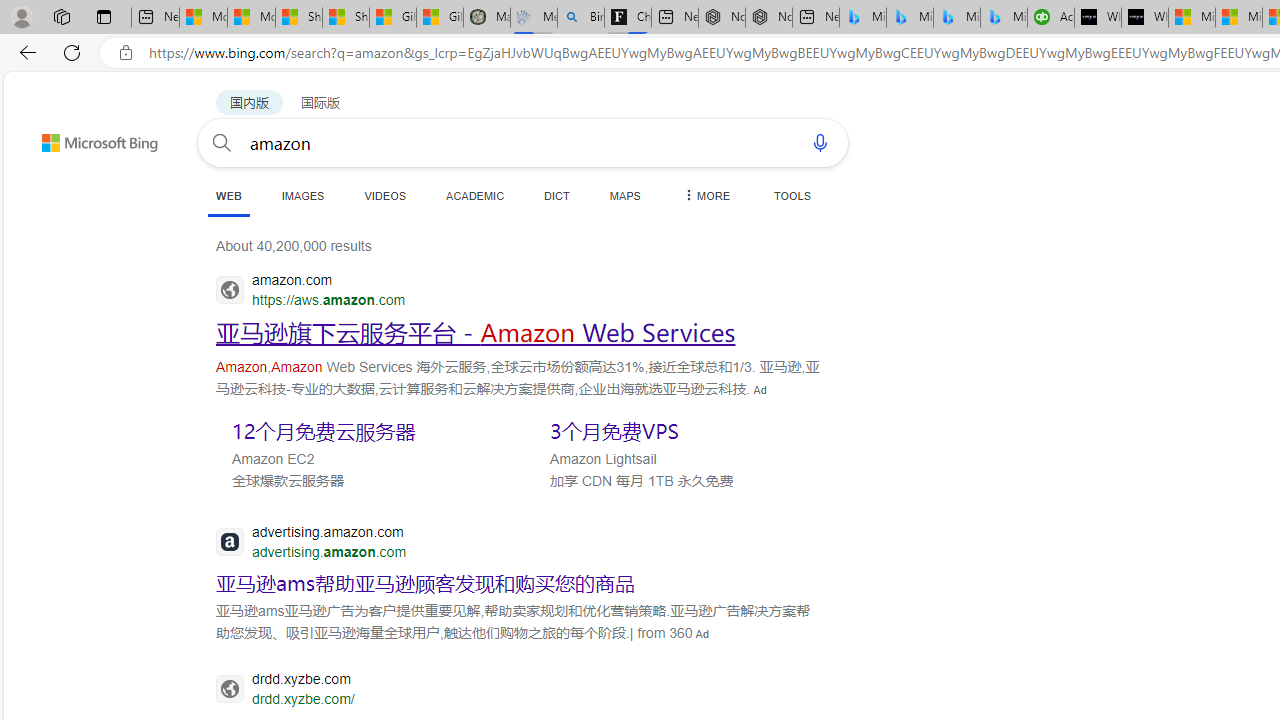  Describe the element at coordinates (301, 195) in the screenshot. I see `'IMAGES'` at that location.